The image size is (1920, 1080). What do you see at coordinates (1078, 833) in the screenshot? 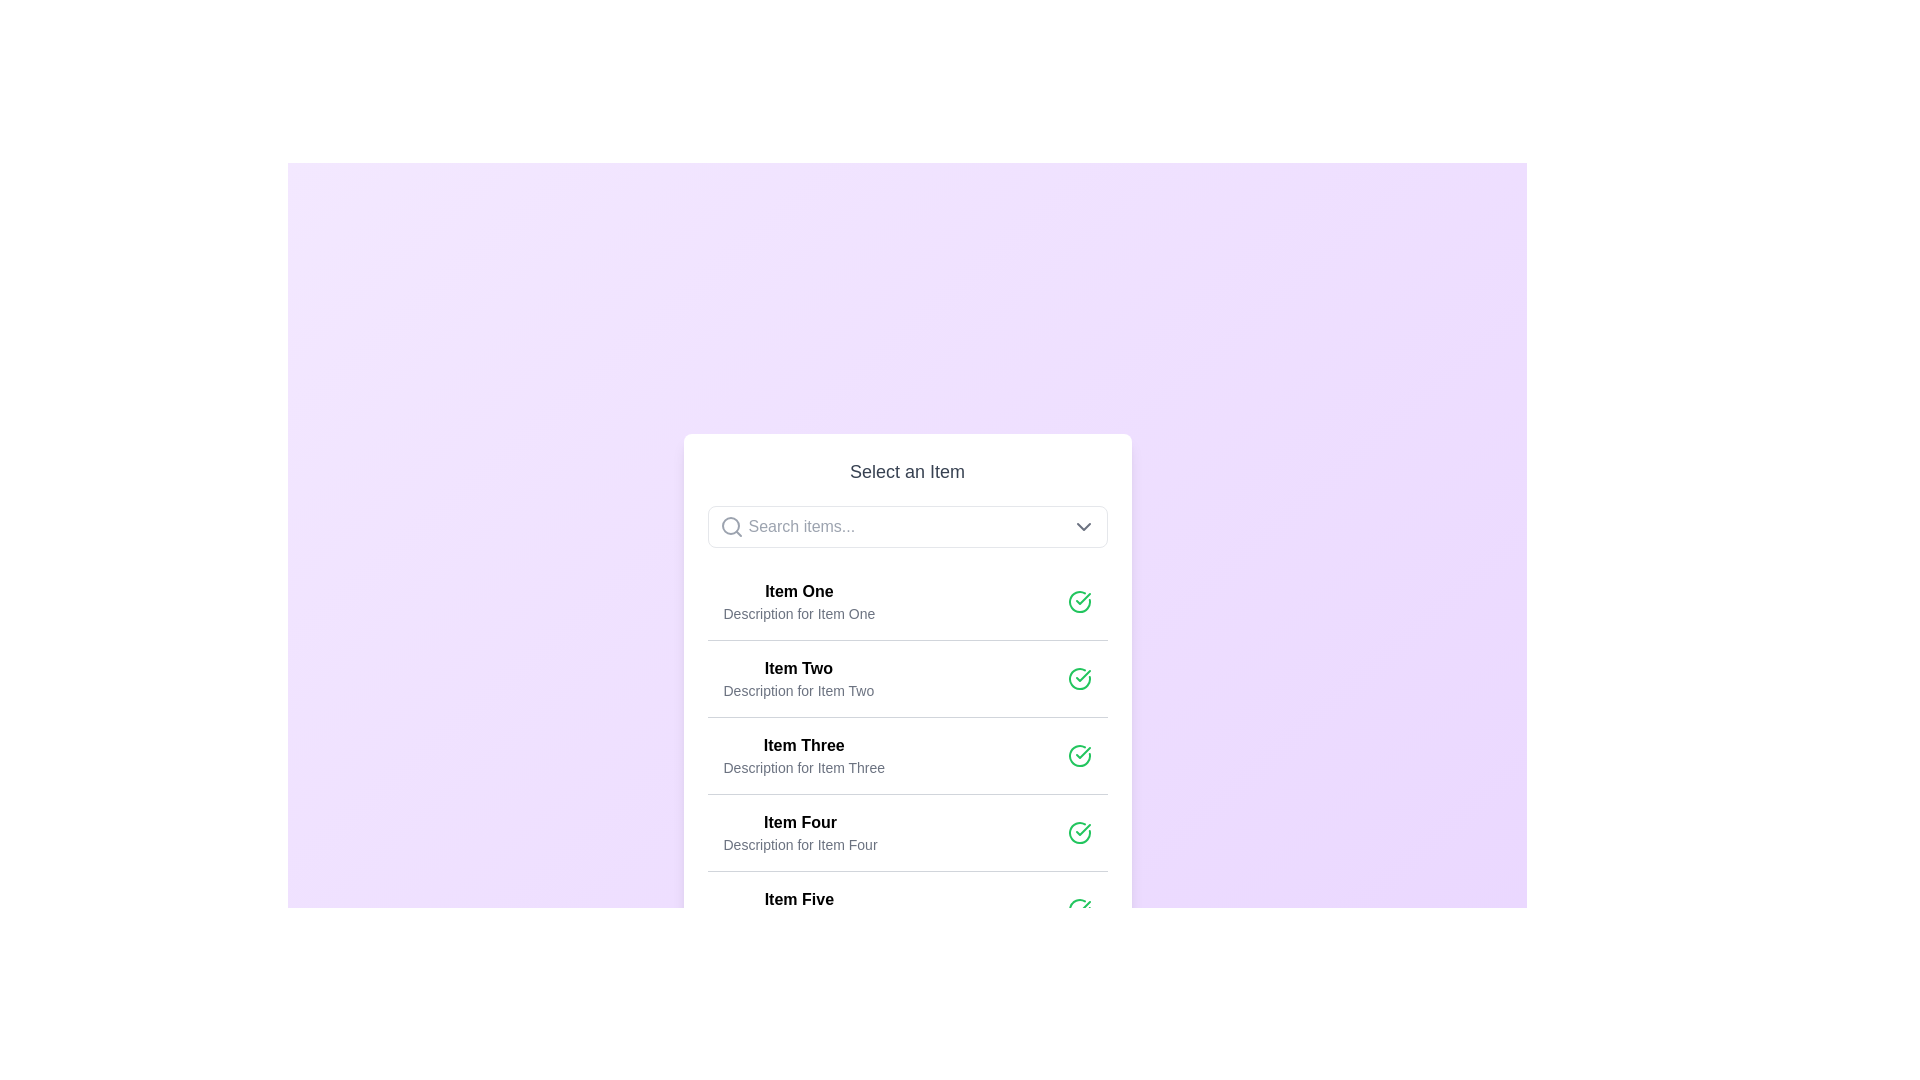
I see `the state represented by the circular green check mark icon located to the far right of the fourth list item labeled 'Item Four'` at bounding box center [1078, 833].